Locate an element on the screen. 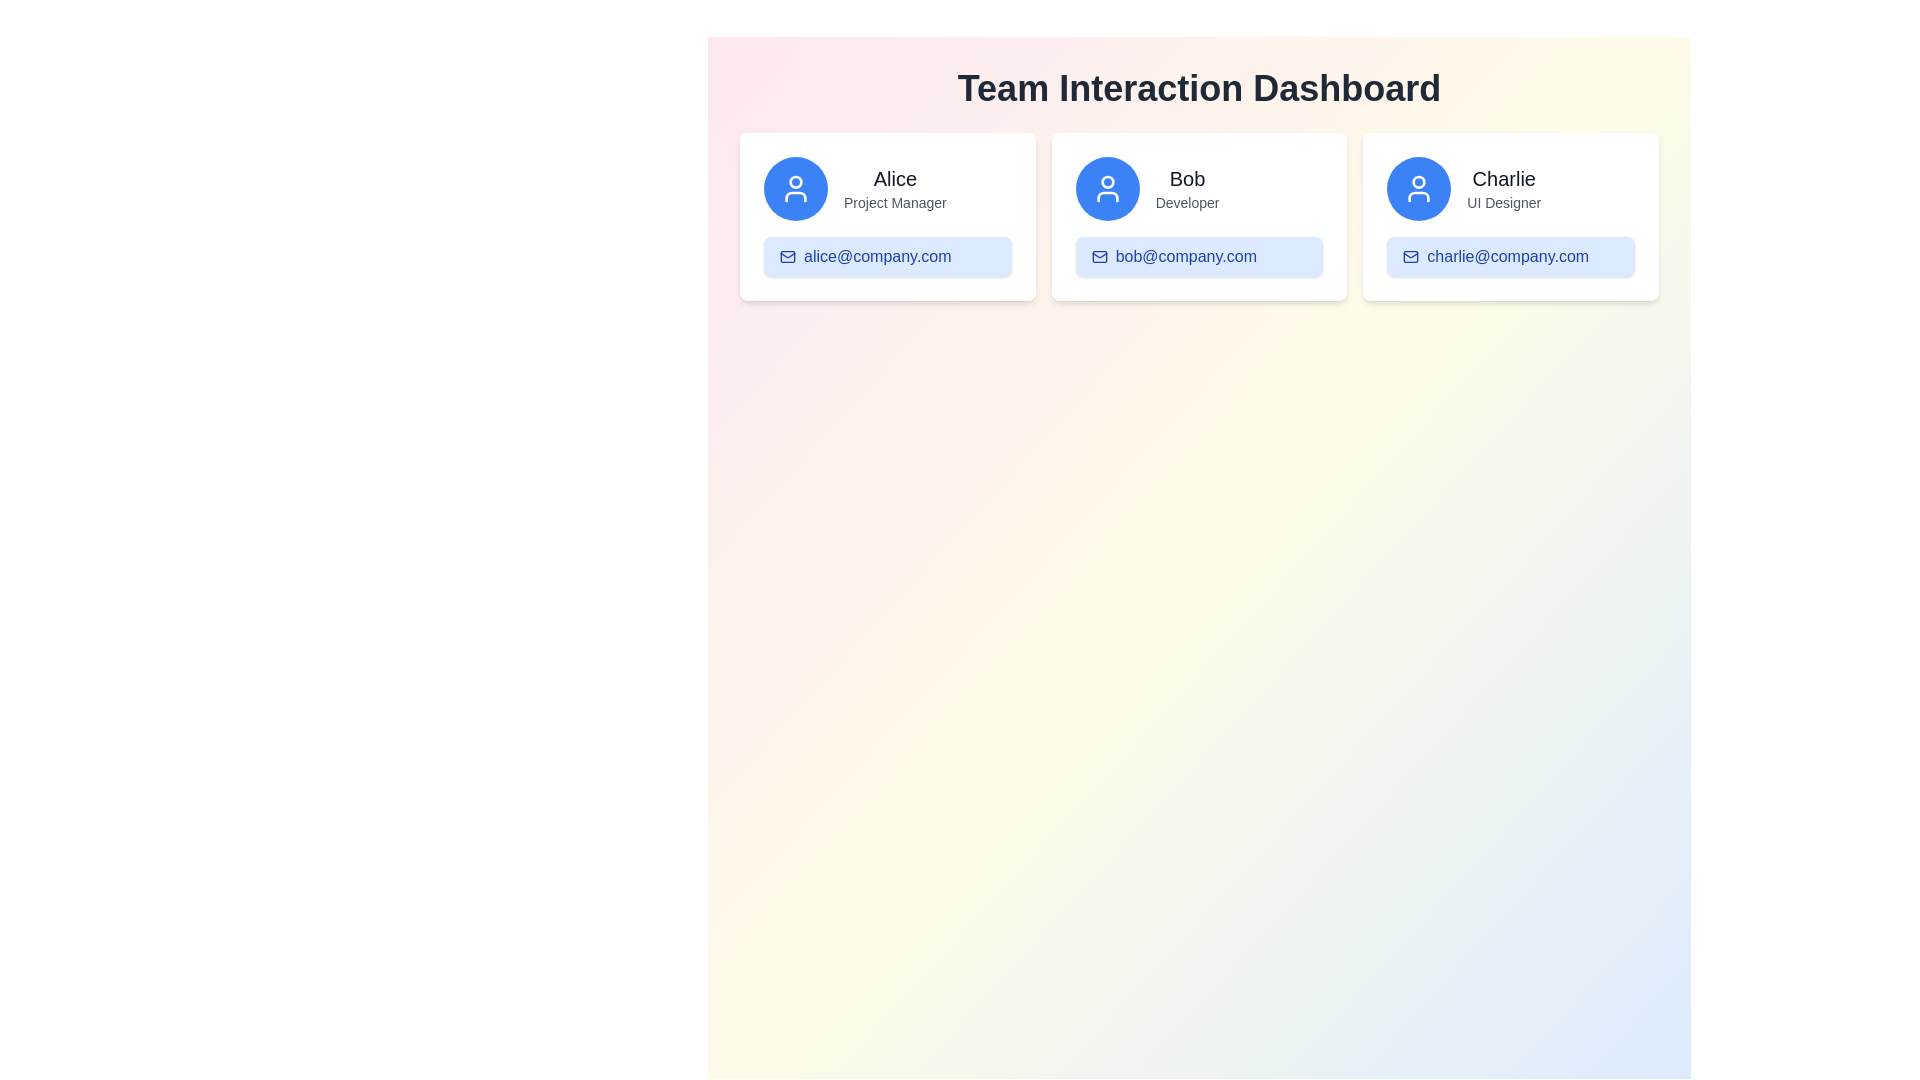 Image resolution: width=1920 pixels, height=1080 pixels. the user profile card for Charlie, which is the third card in a row of three is located at coordinates (1511, 216).